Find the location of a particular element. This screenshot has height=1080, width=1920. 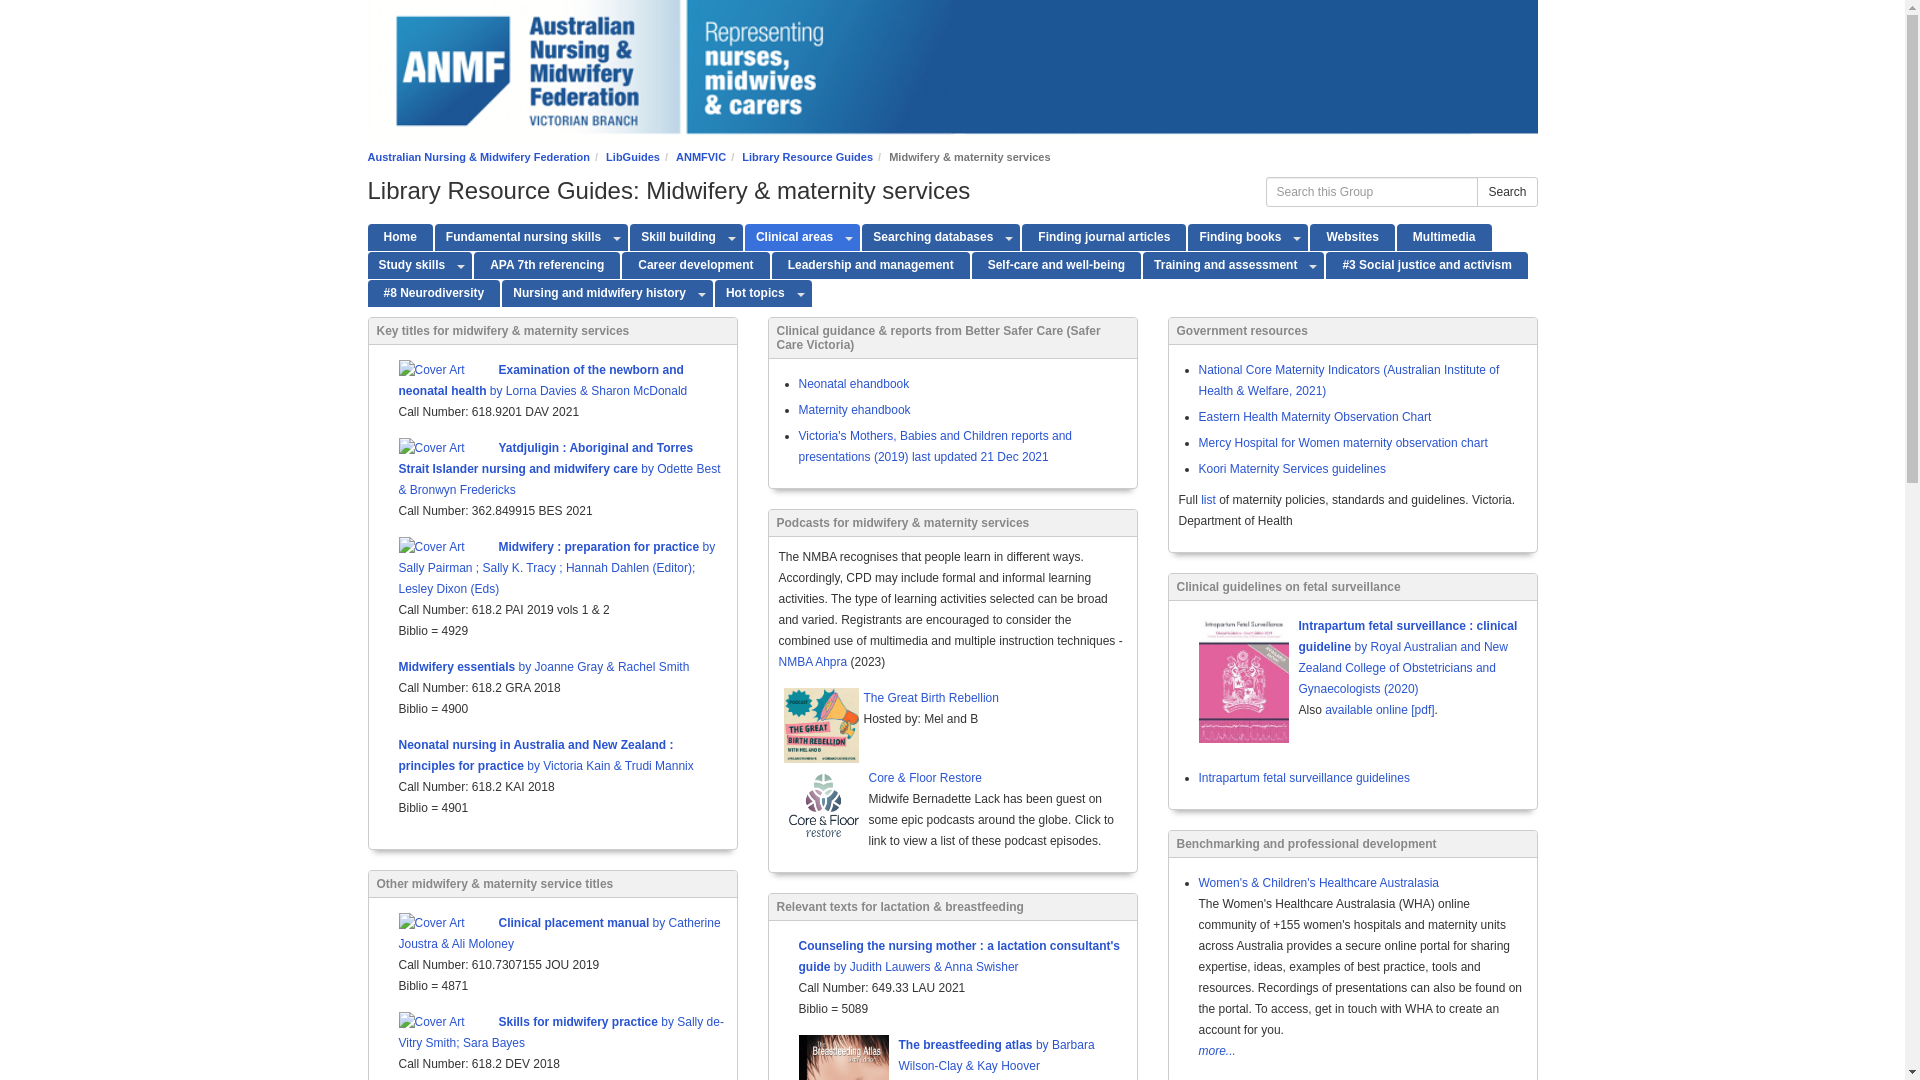

'#3 Social justice and activism' is located at coordinates (1425, 264).